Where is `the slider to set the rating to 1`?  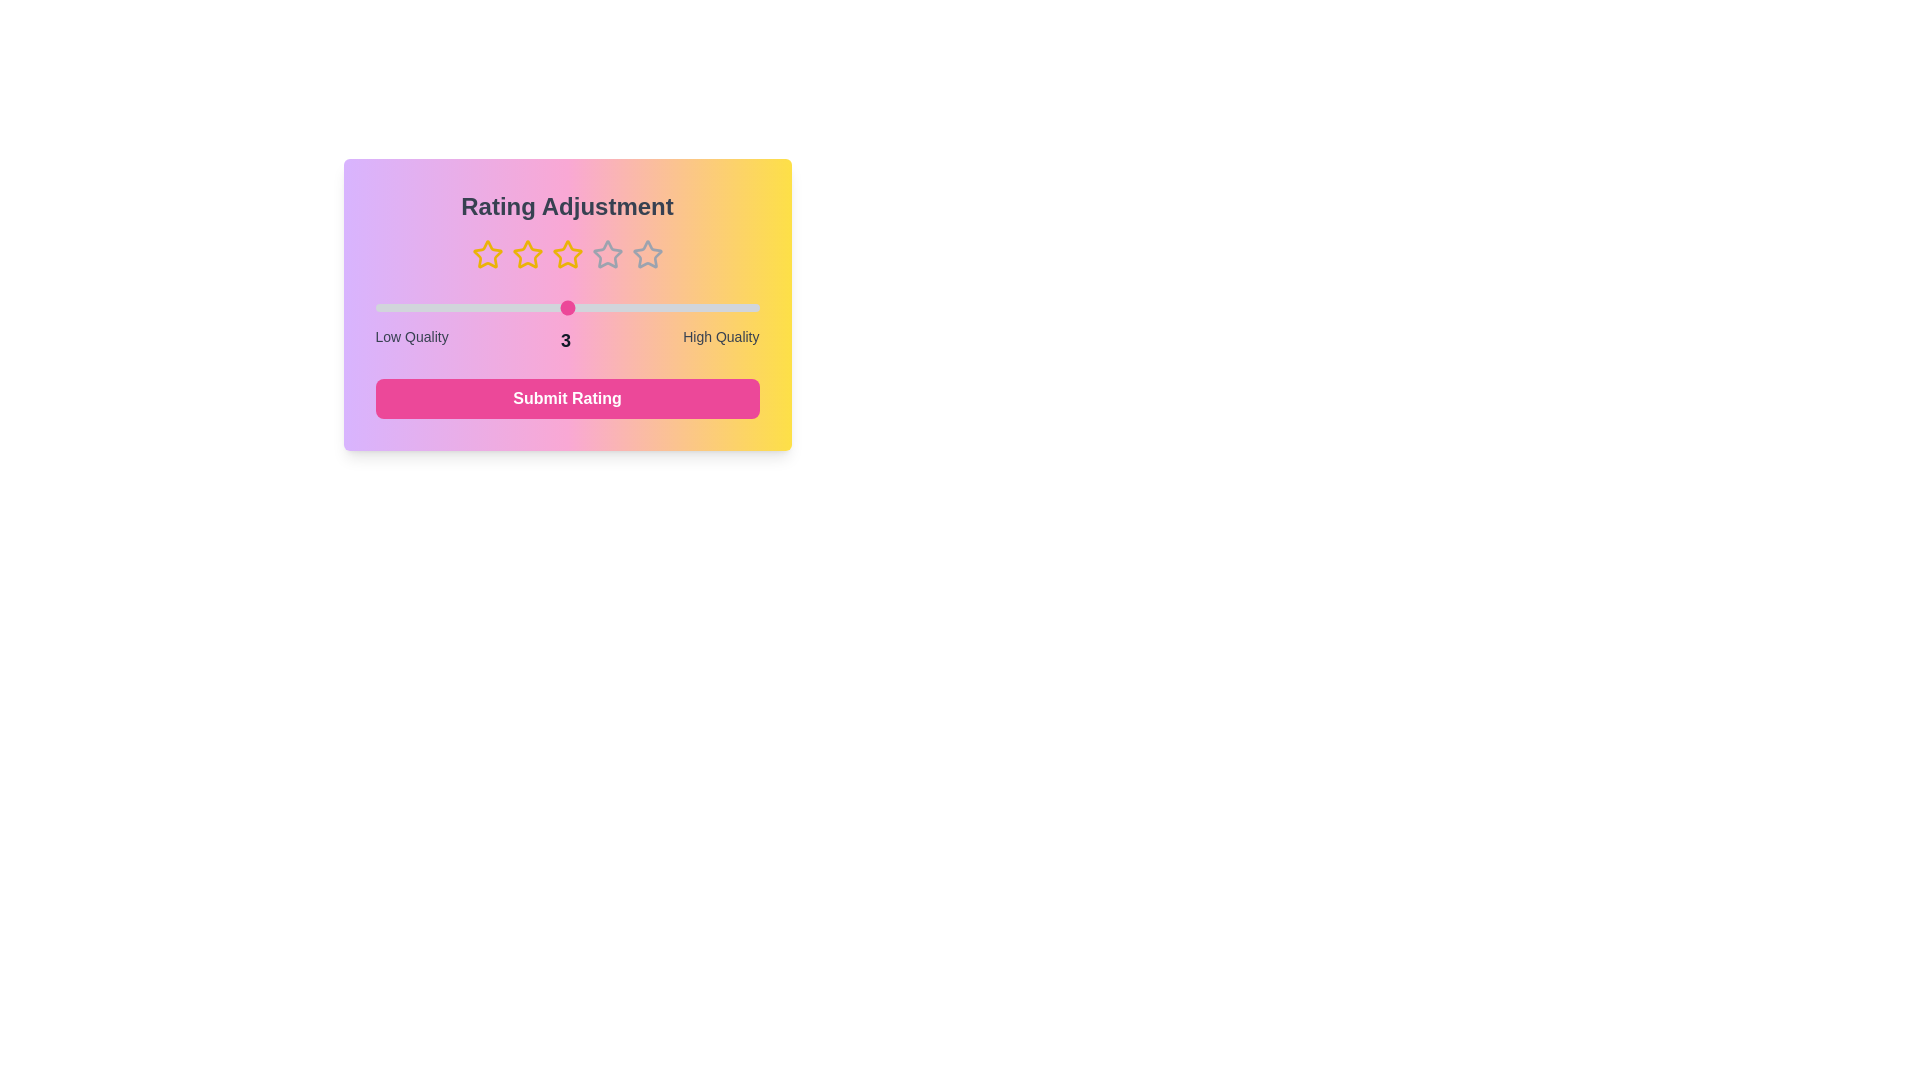 the slider to set the rating to 1 is located at coordinates (375, 308).